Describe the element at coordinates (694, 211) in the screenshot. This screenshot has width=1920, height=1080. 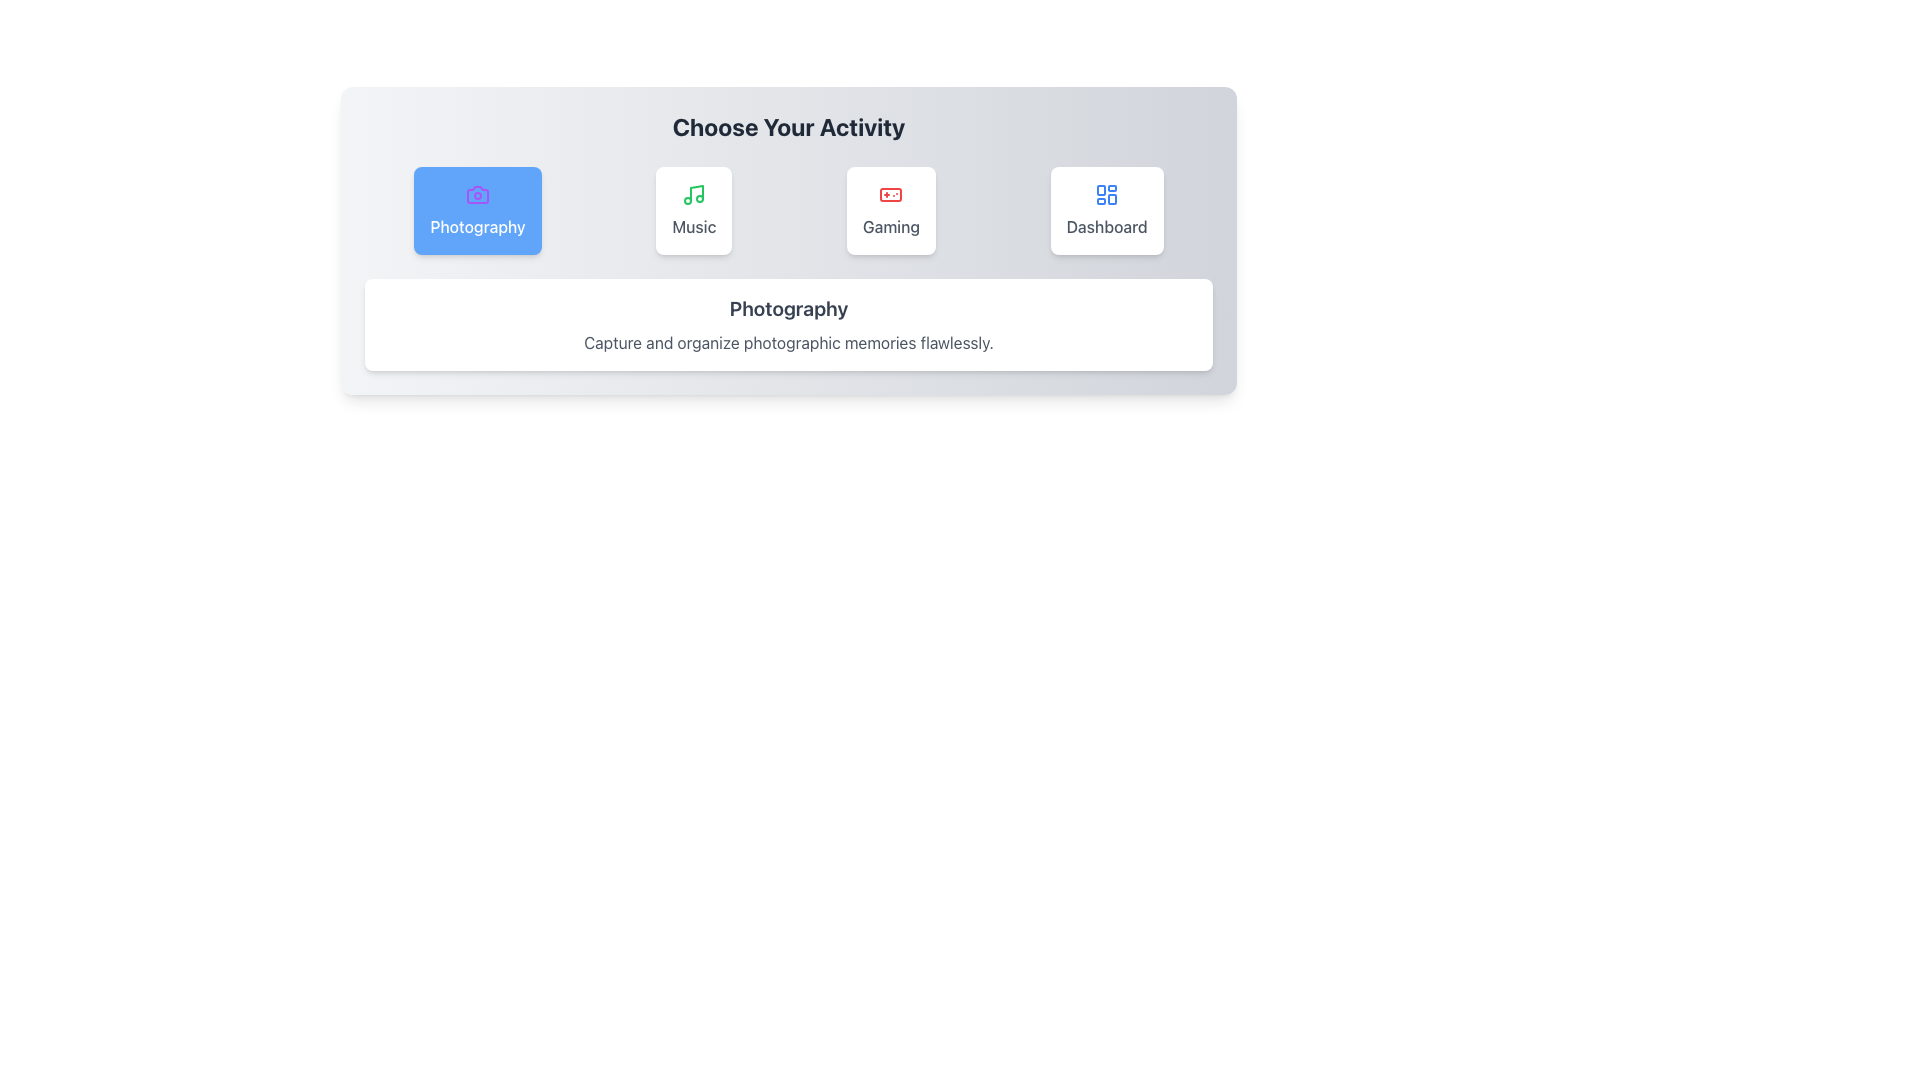
I see `the 'Music' button located in the second position of a horizontal row of four cards beneath the 'Choose Your Activity' header` at that location.